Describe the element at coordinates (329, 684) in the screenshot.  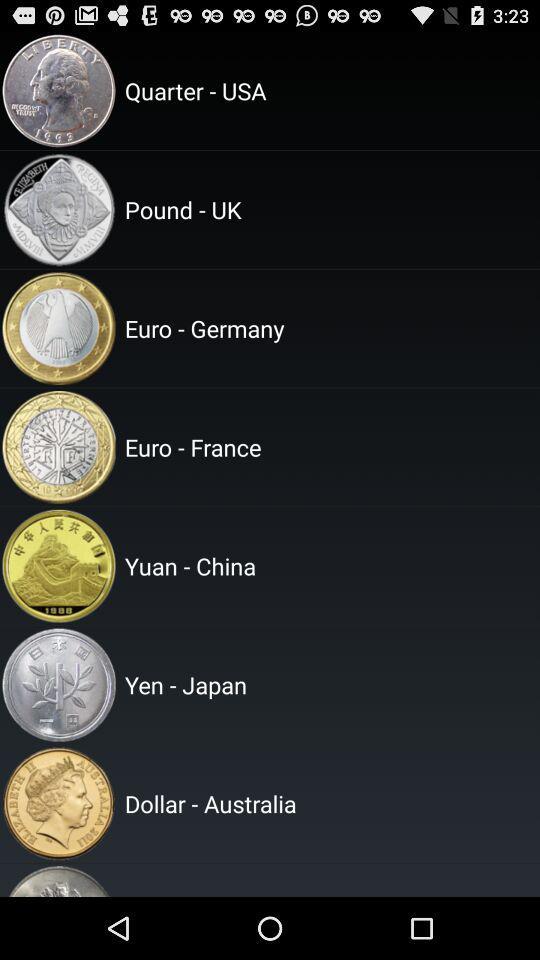
I see `the yen - japan` at that location.